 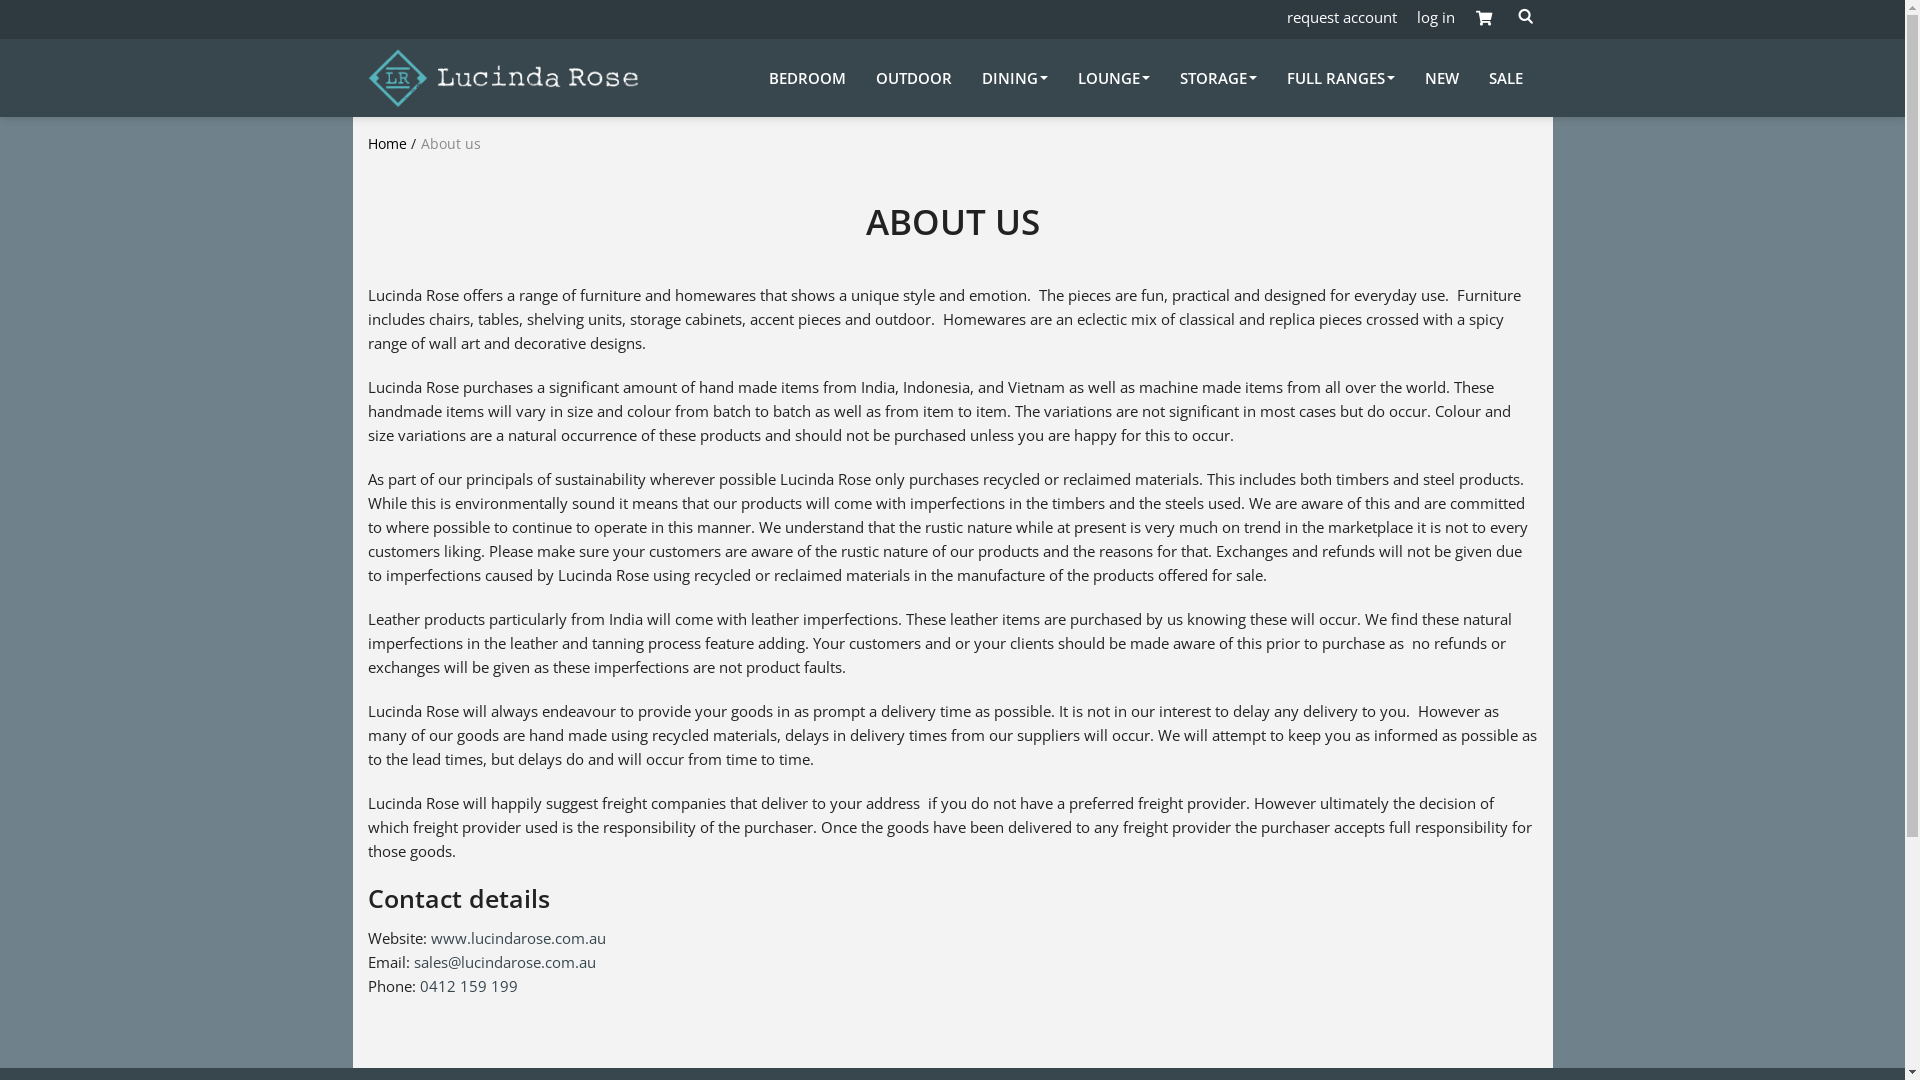 I want to click on 'STORAGE', so click(x=1217, y=76).